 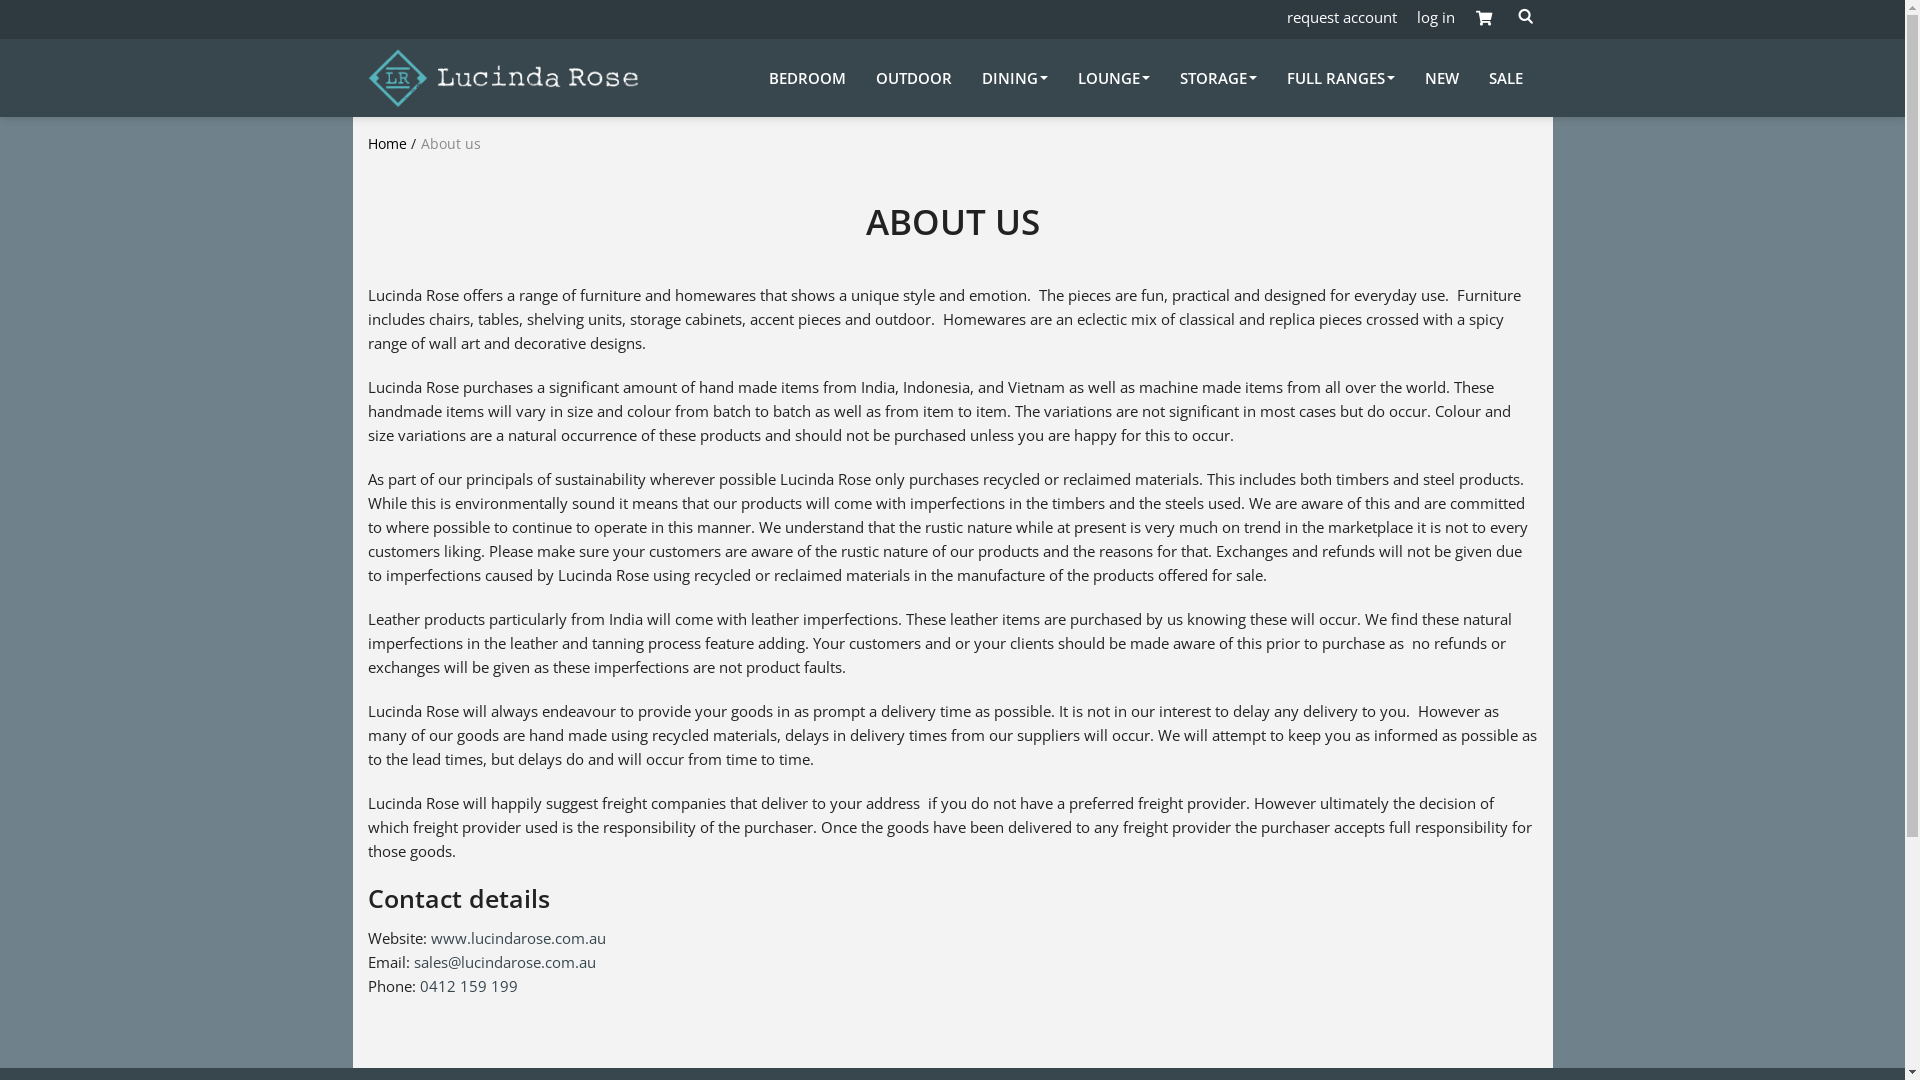 I want to click on 'STORAGE', so click(x=1217, y=76).